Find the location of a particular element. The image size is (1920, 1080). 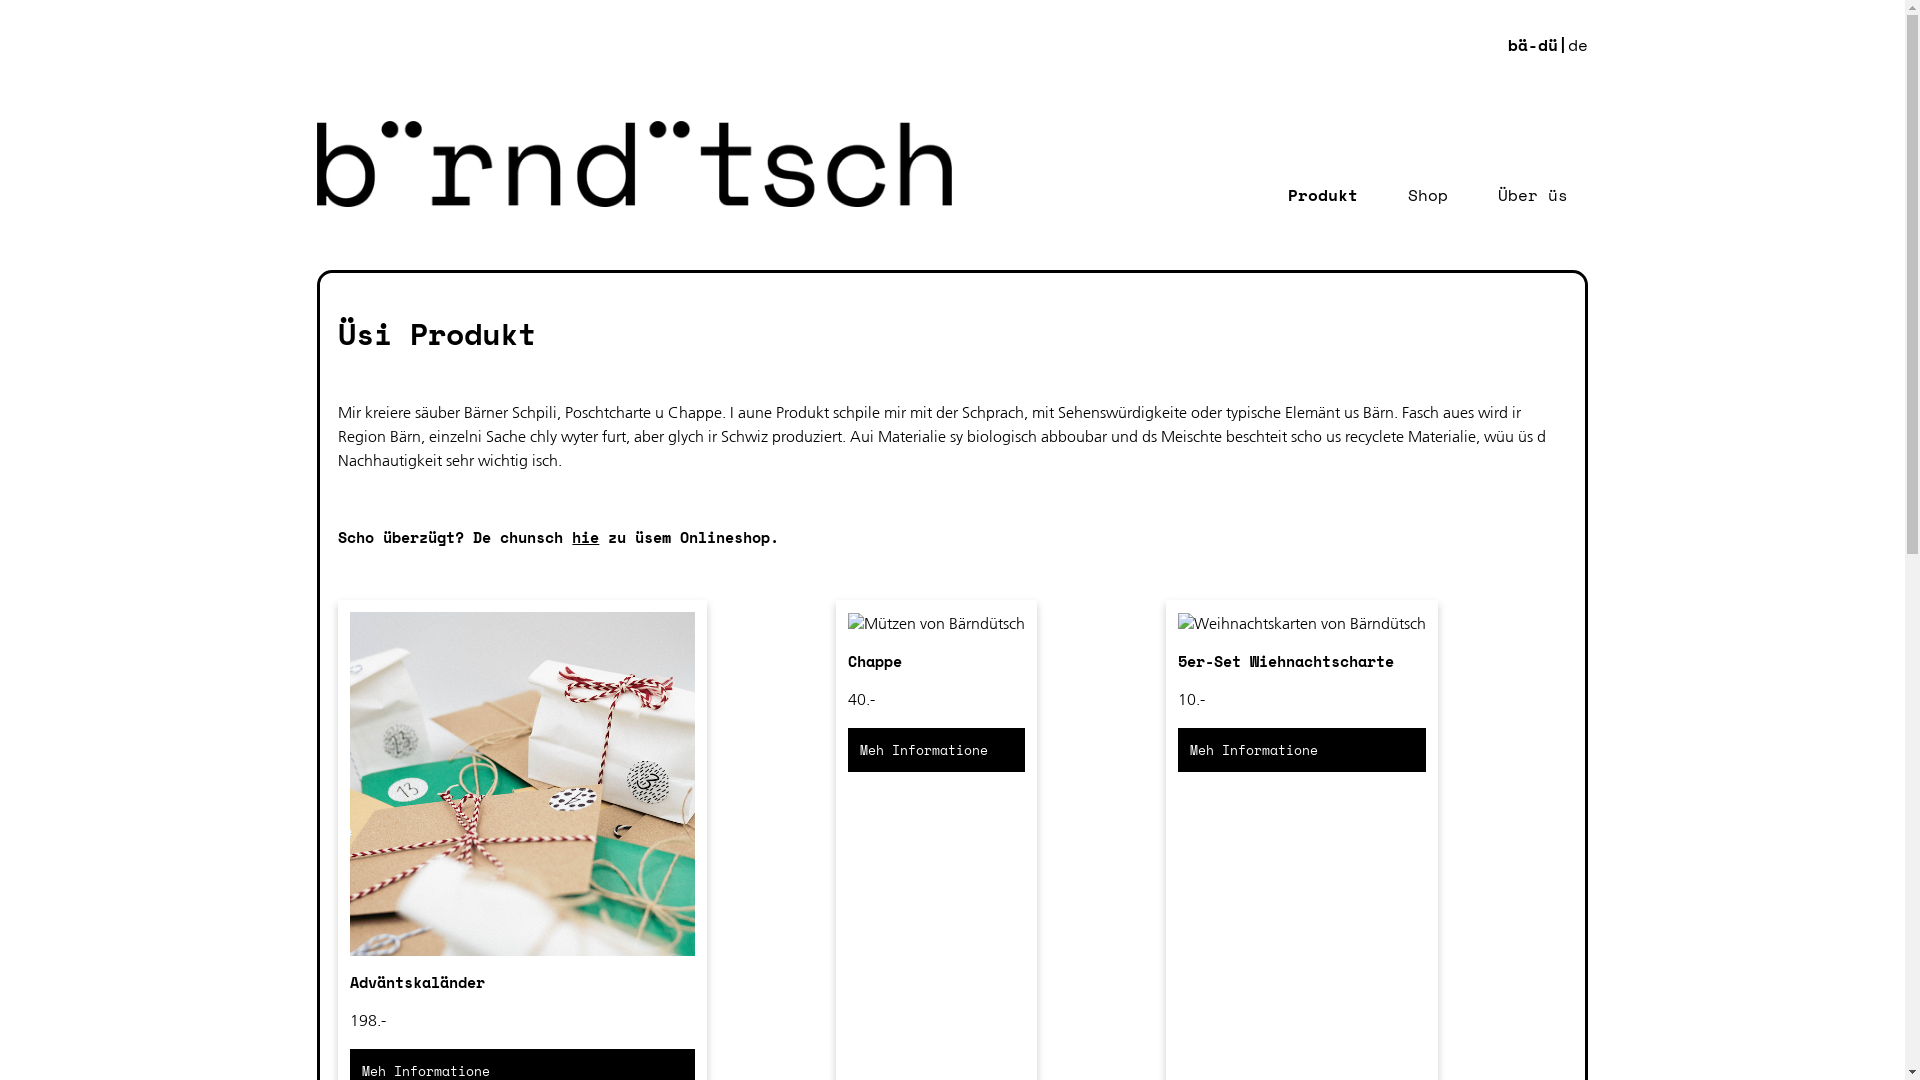

'Produkt' is located at coordinates (1323, 195).